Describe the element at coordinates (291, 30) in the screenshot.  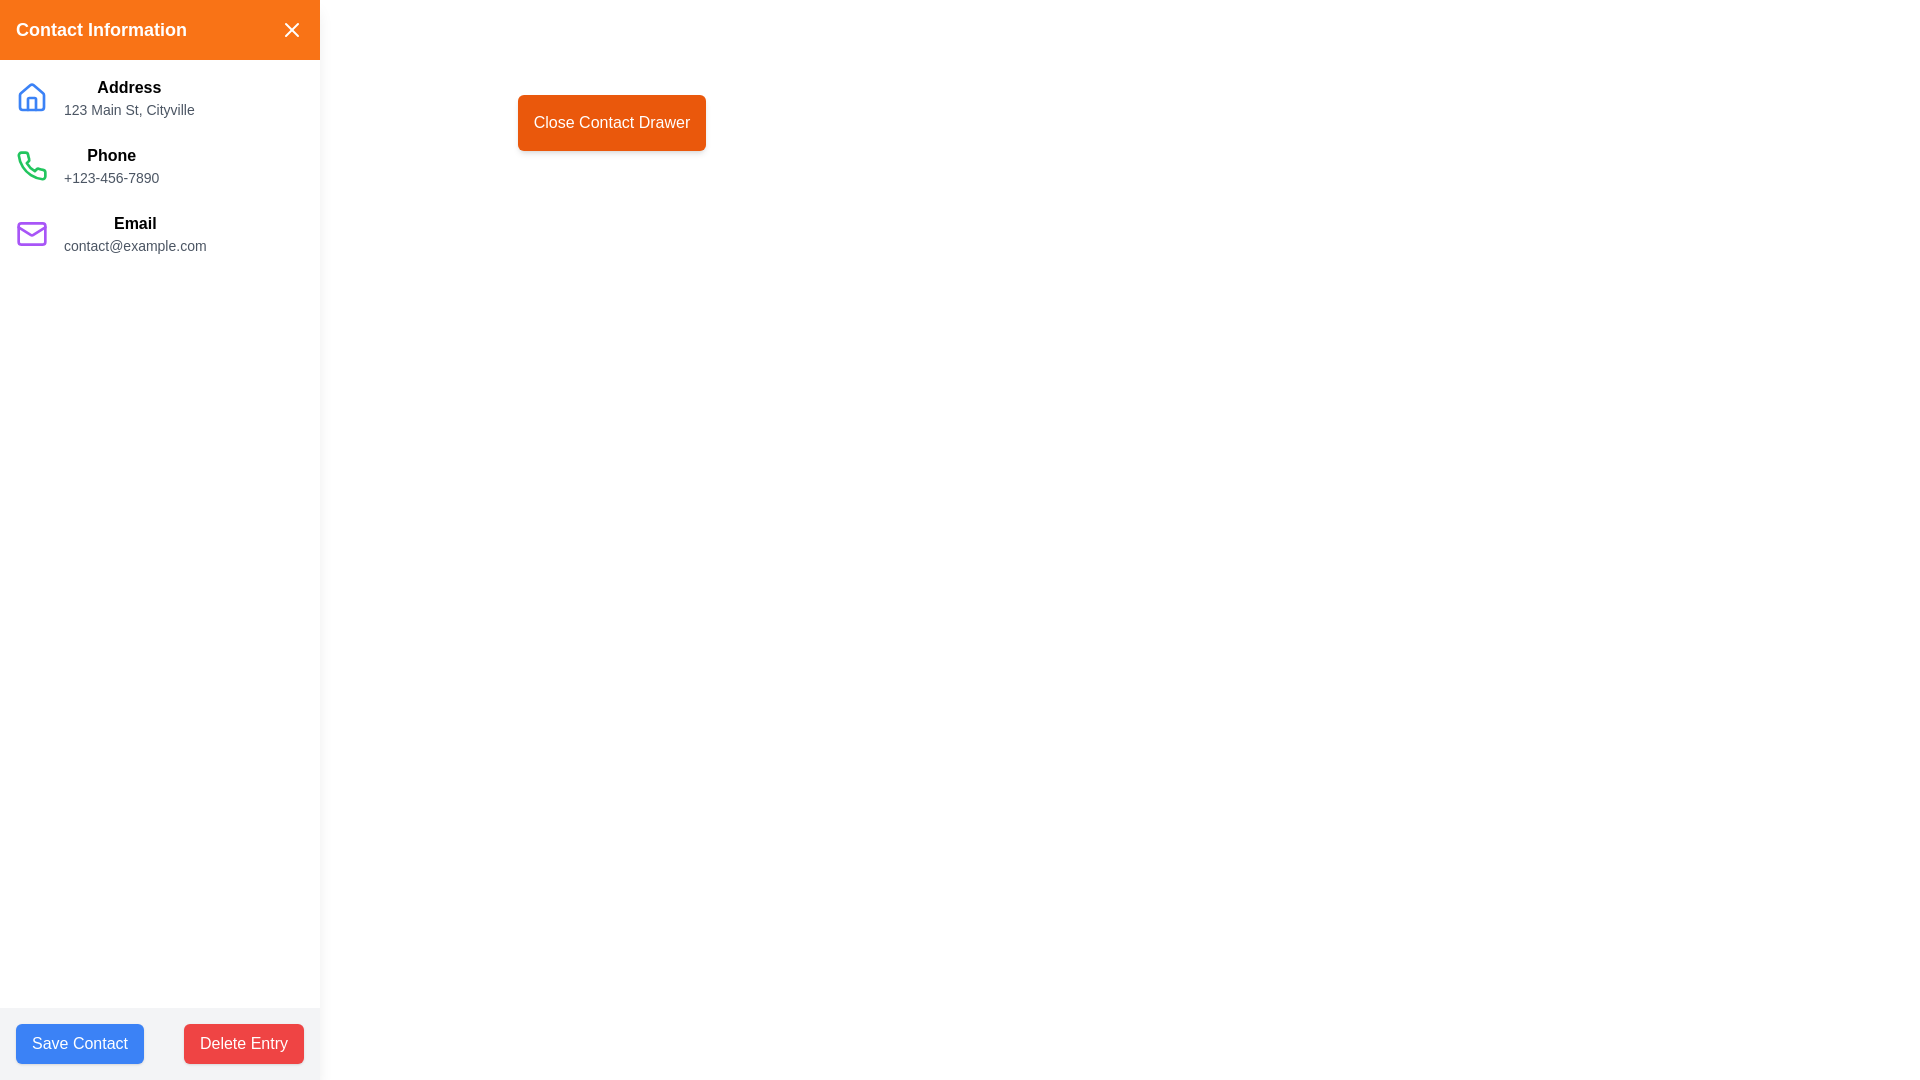
I see `the 'X' icon located at the top-right corner of the orange 'Contact Information' section` at that location.